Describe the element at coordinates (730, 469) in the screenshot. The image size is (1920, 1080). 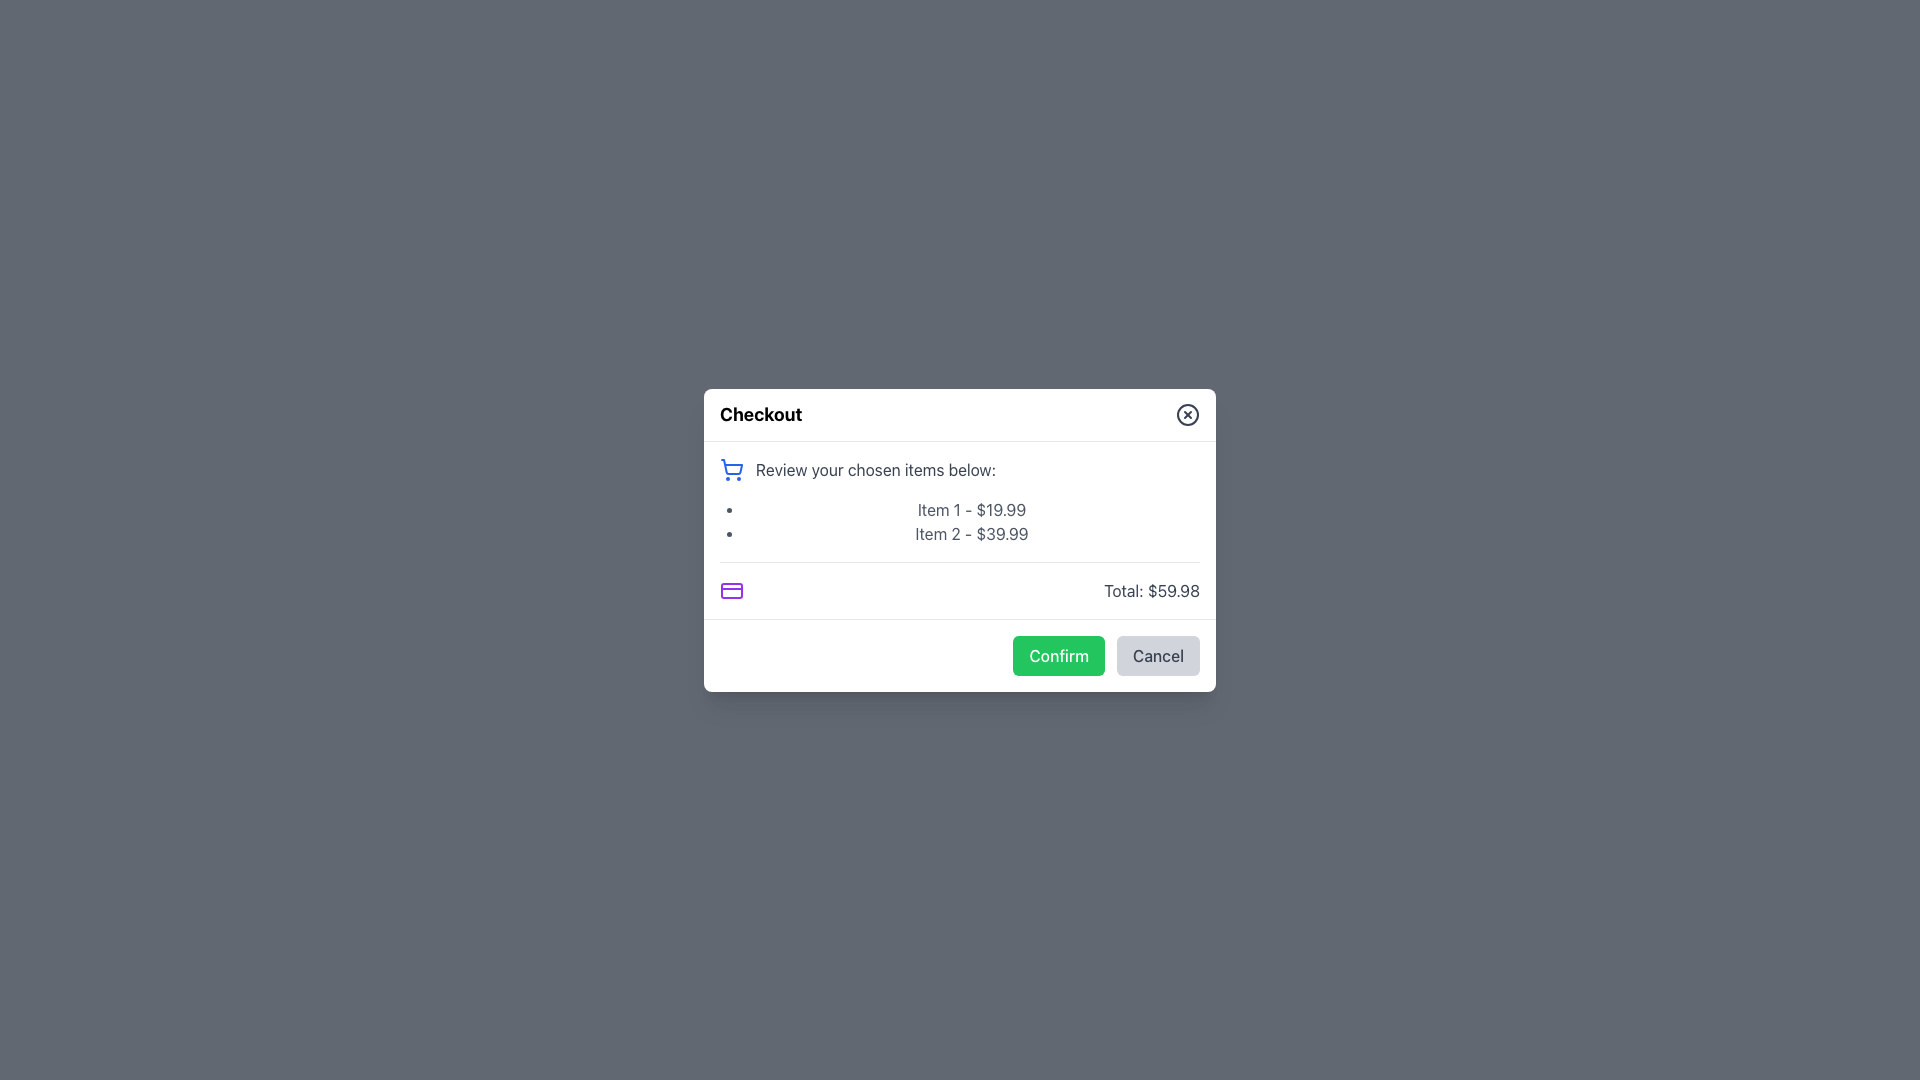
I see `the blue shopping cart icon located at the top-left of the content area within the dialog box, next to the text 'Review your chosen items below:', if it has interactive functionality` at that location.